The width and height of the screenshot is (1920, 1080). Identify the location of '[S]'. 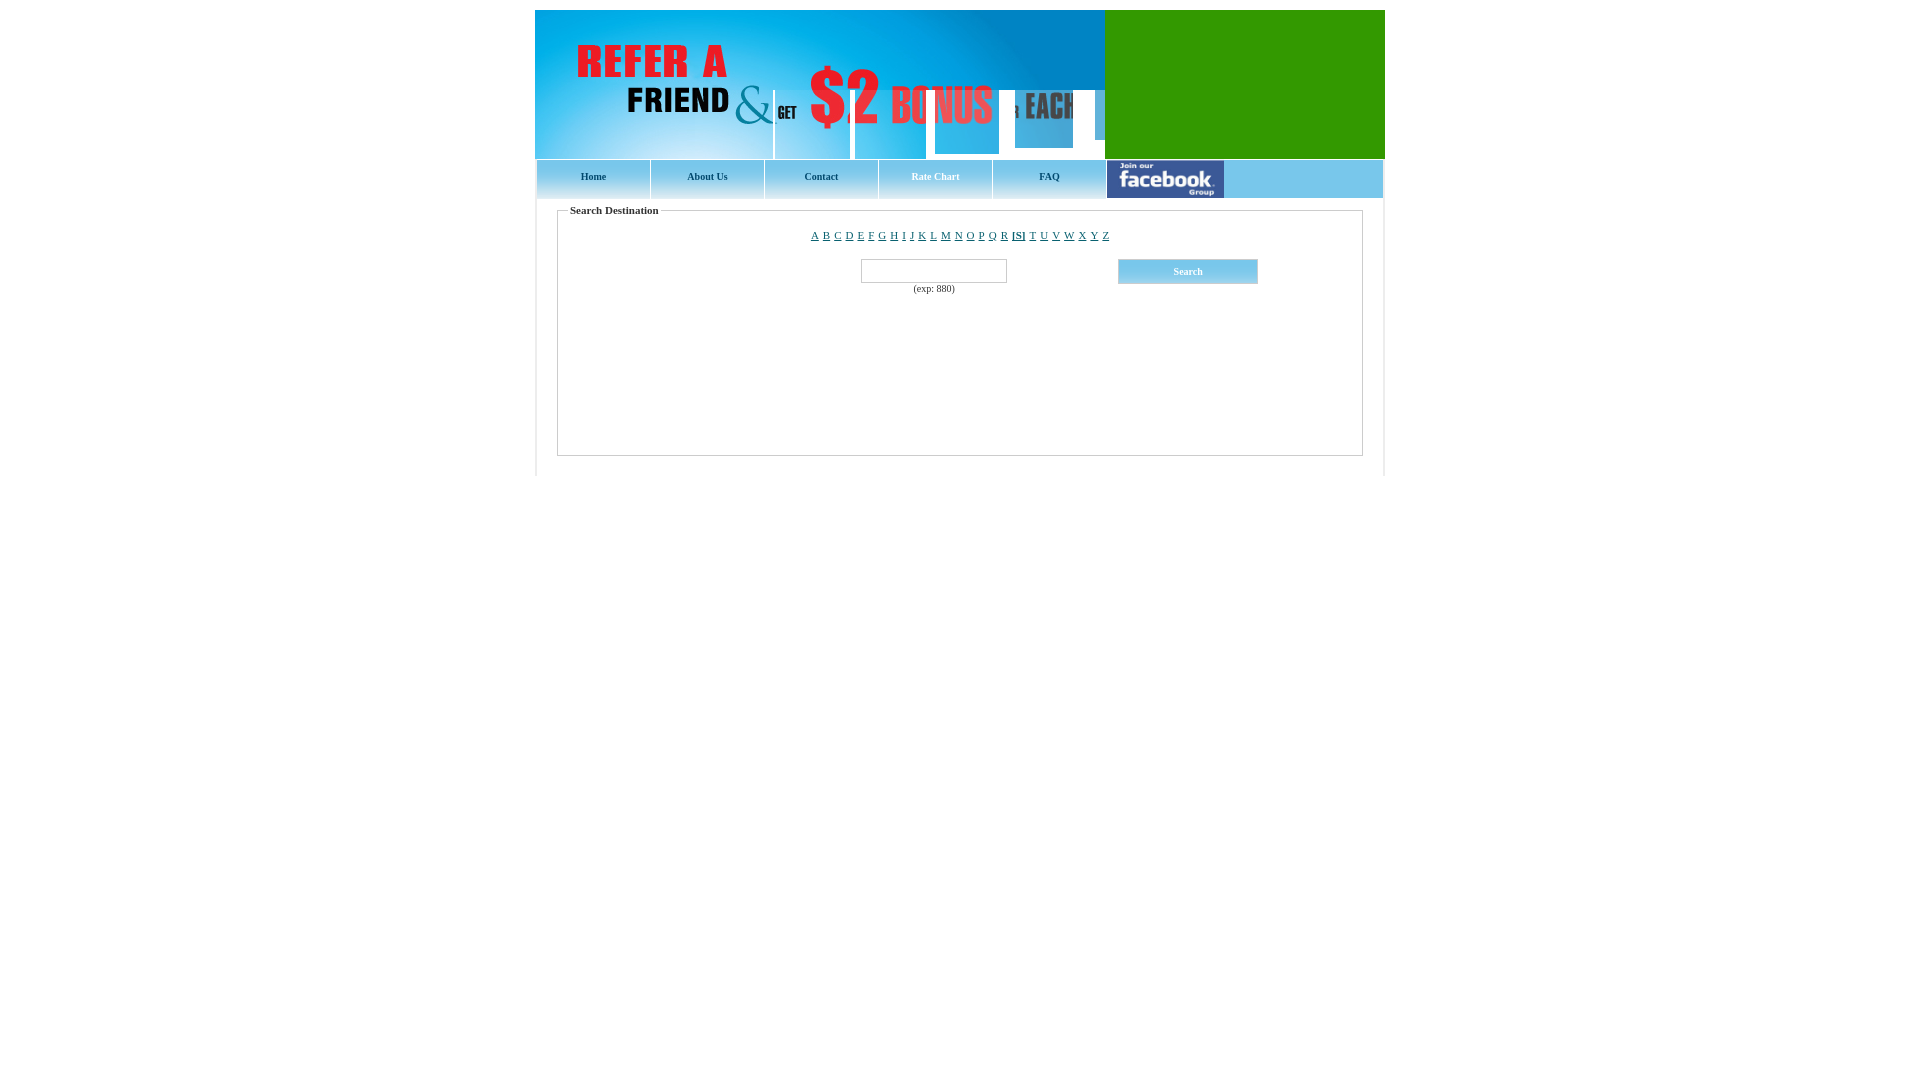
(1018, 234).